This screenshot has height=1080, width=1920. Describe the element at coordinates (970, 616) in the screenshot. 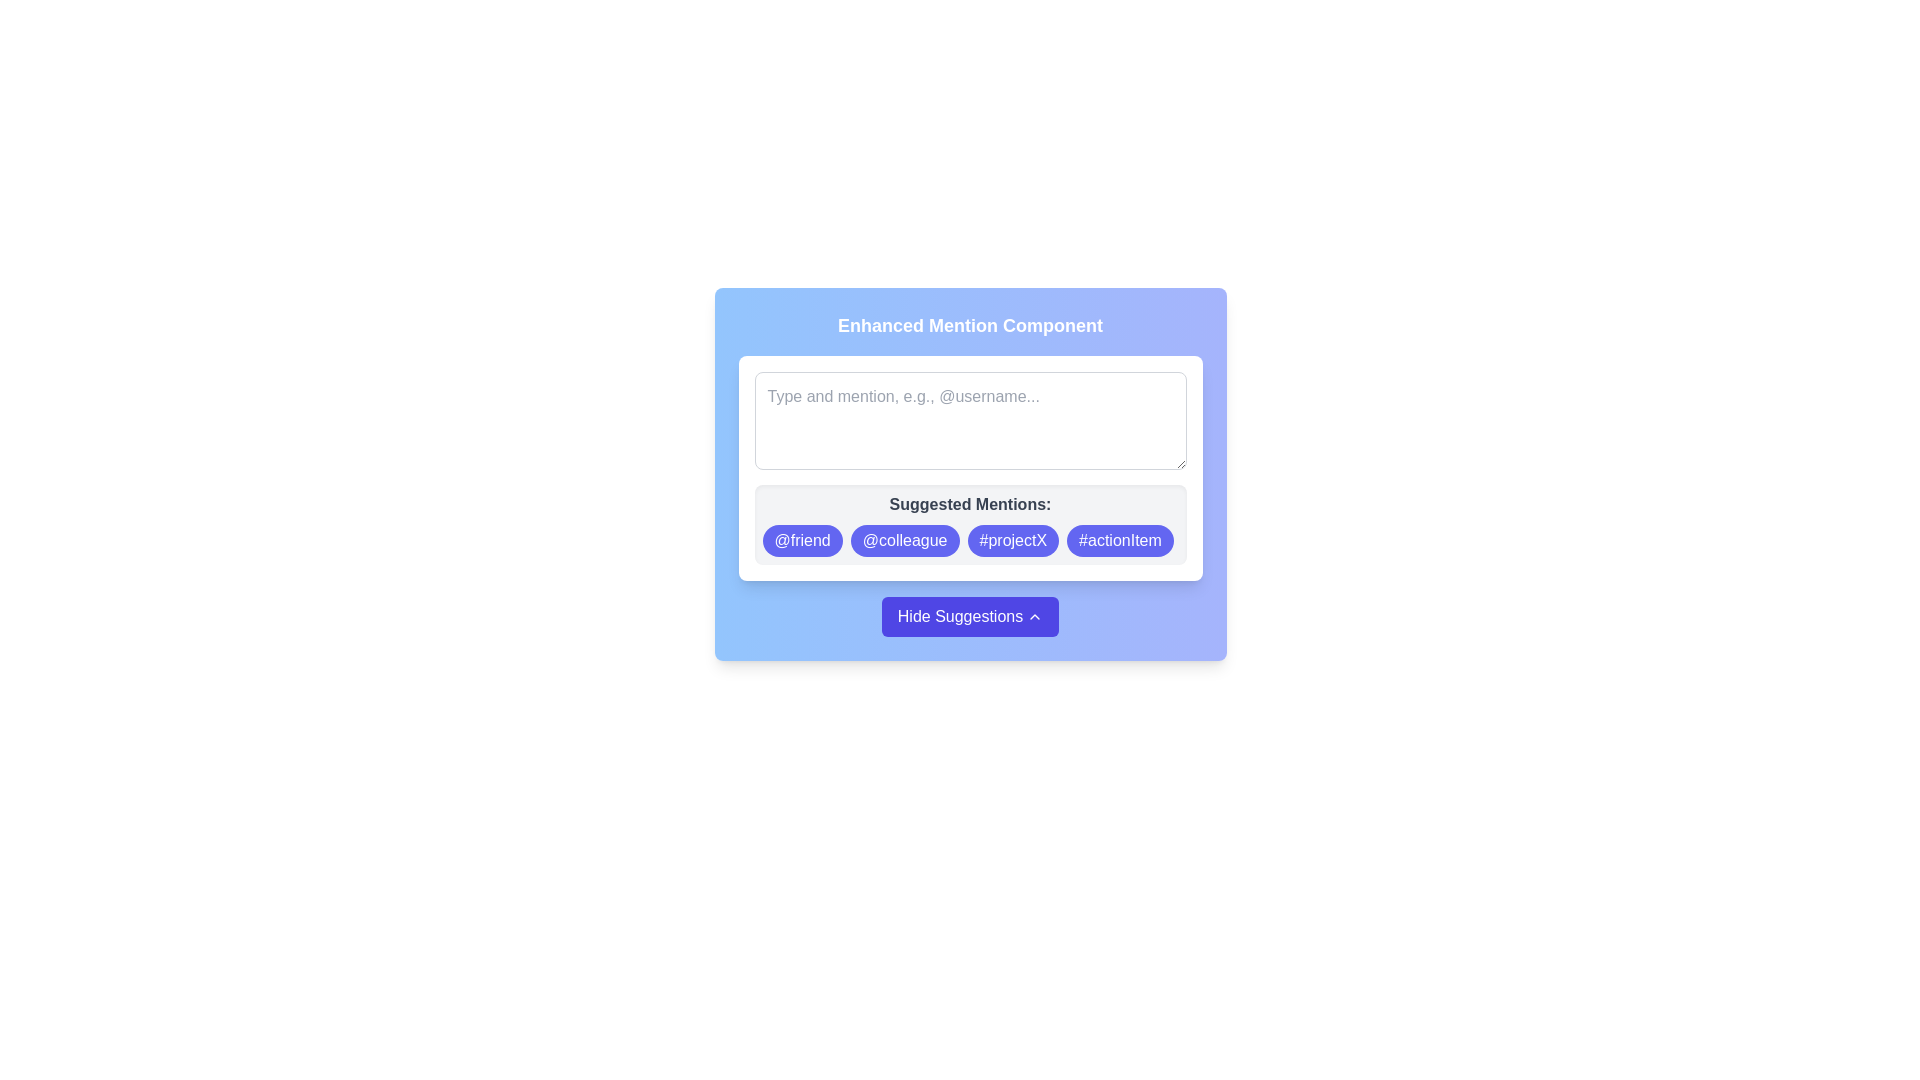

I see `the 'Hide Suggestions' button, which is a rectangular button with rounded corners, featuring a vivid indigo background and white text, located at the bottom of a card-like interface` at that location.